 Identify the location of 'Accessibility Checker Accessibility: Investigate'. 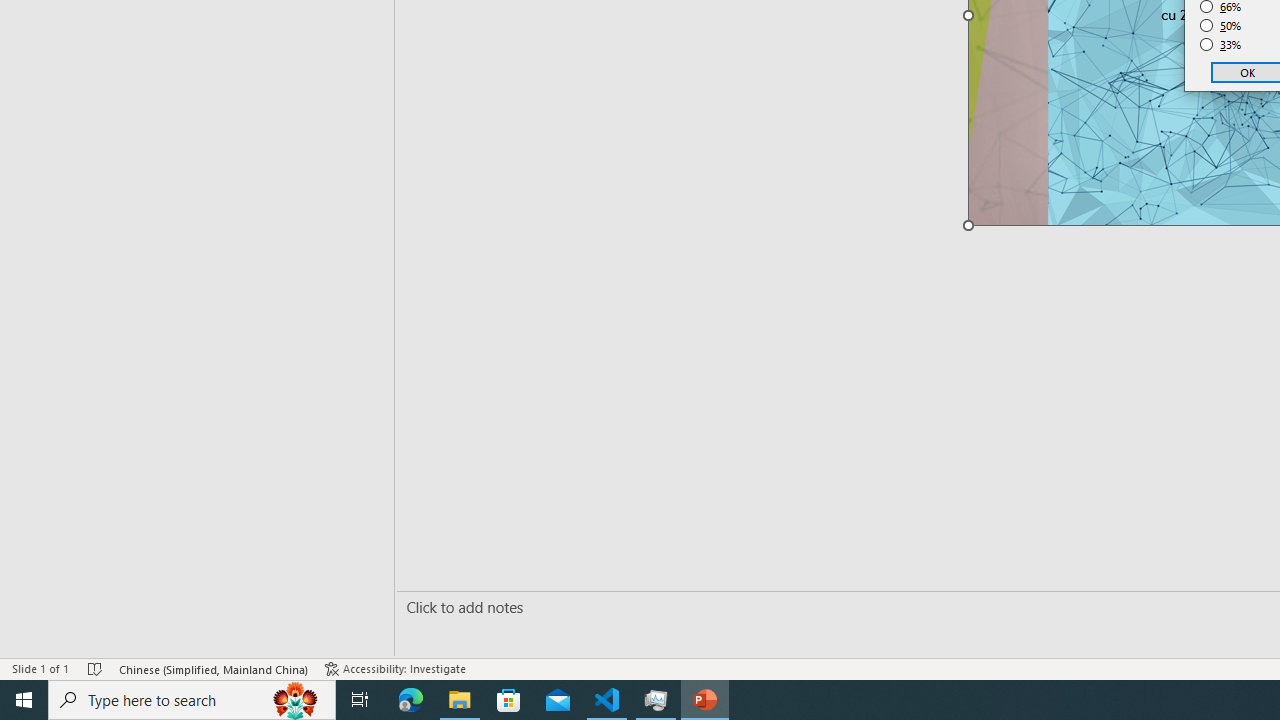
(395, 669).